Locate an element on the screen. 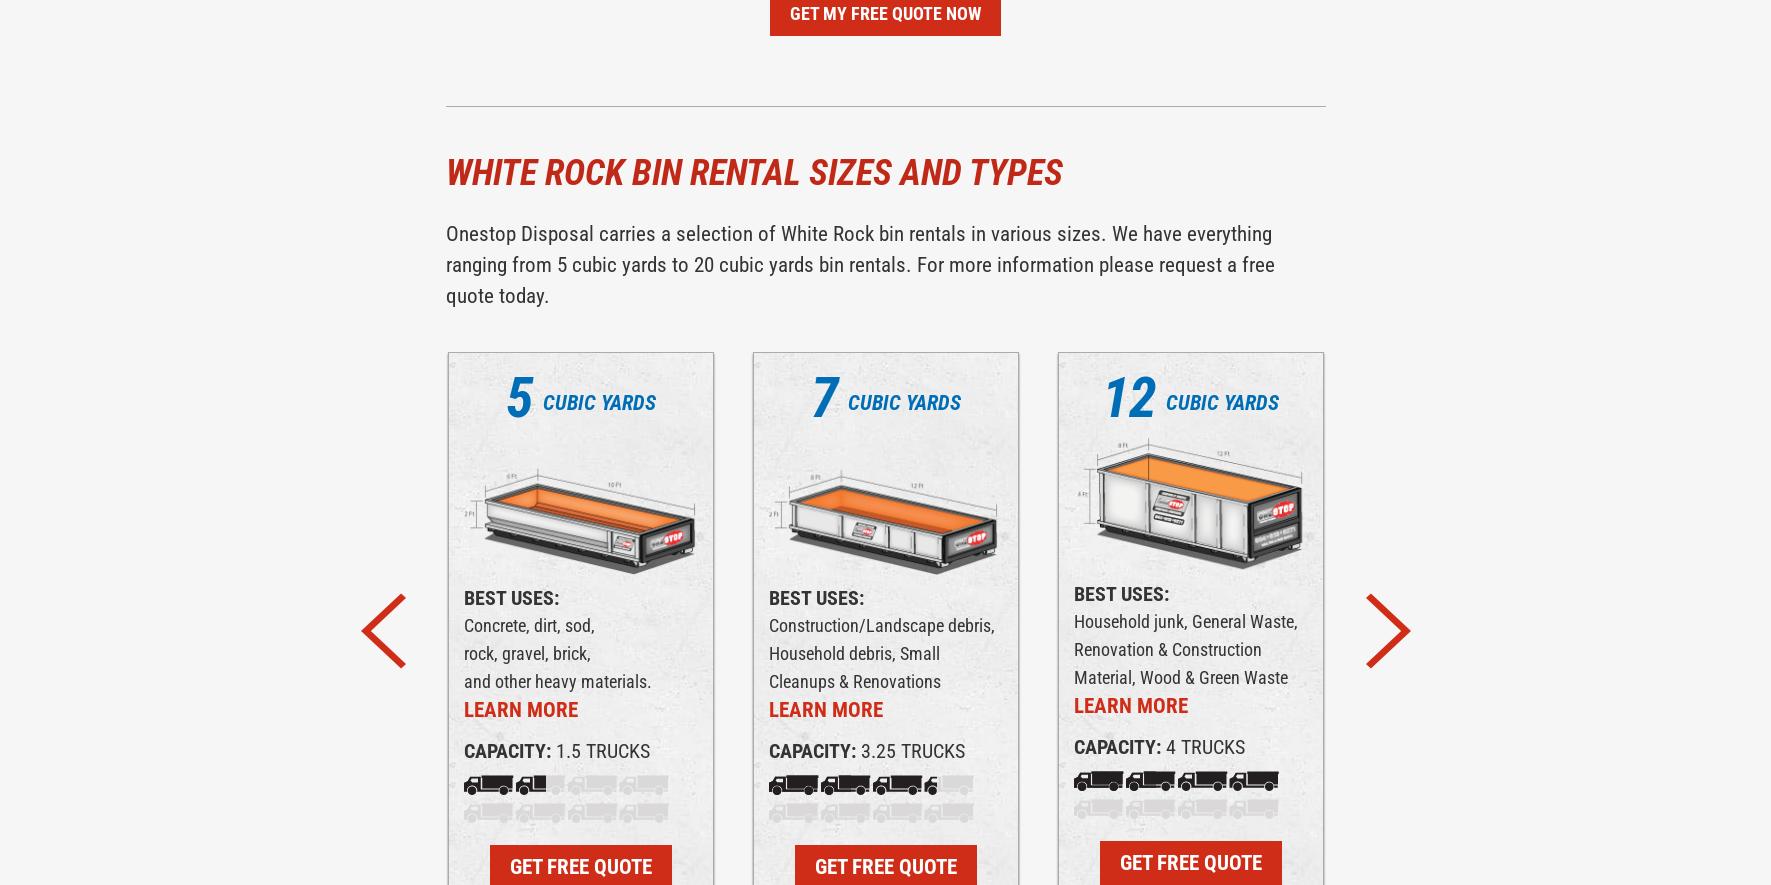  '7' is located at coordinates (822, 396).